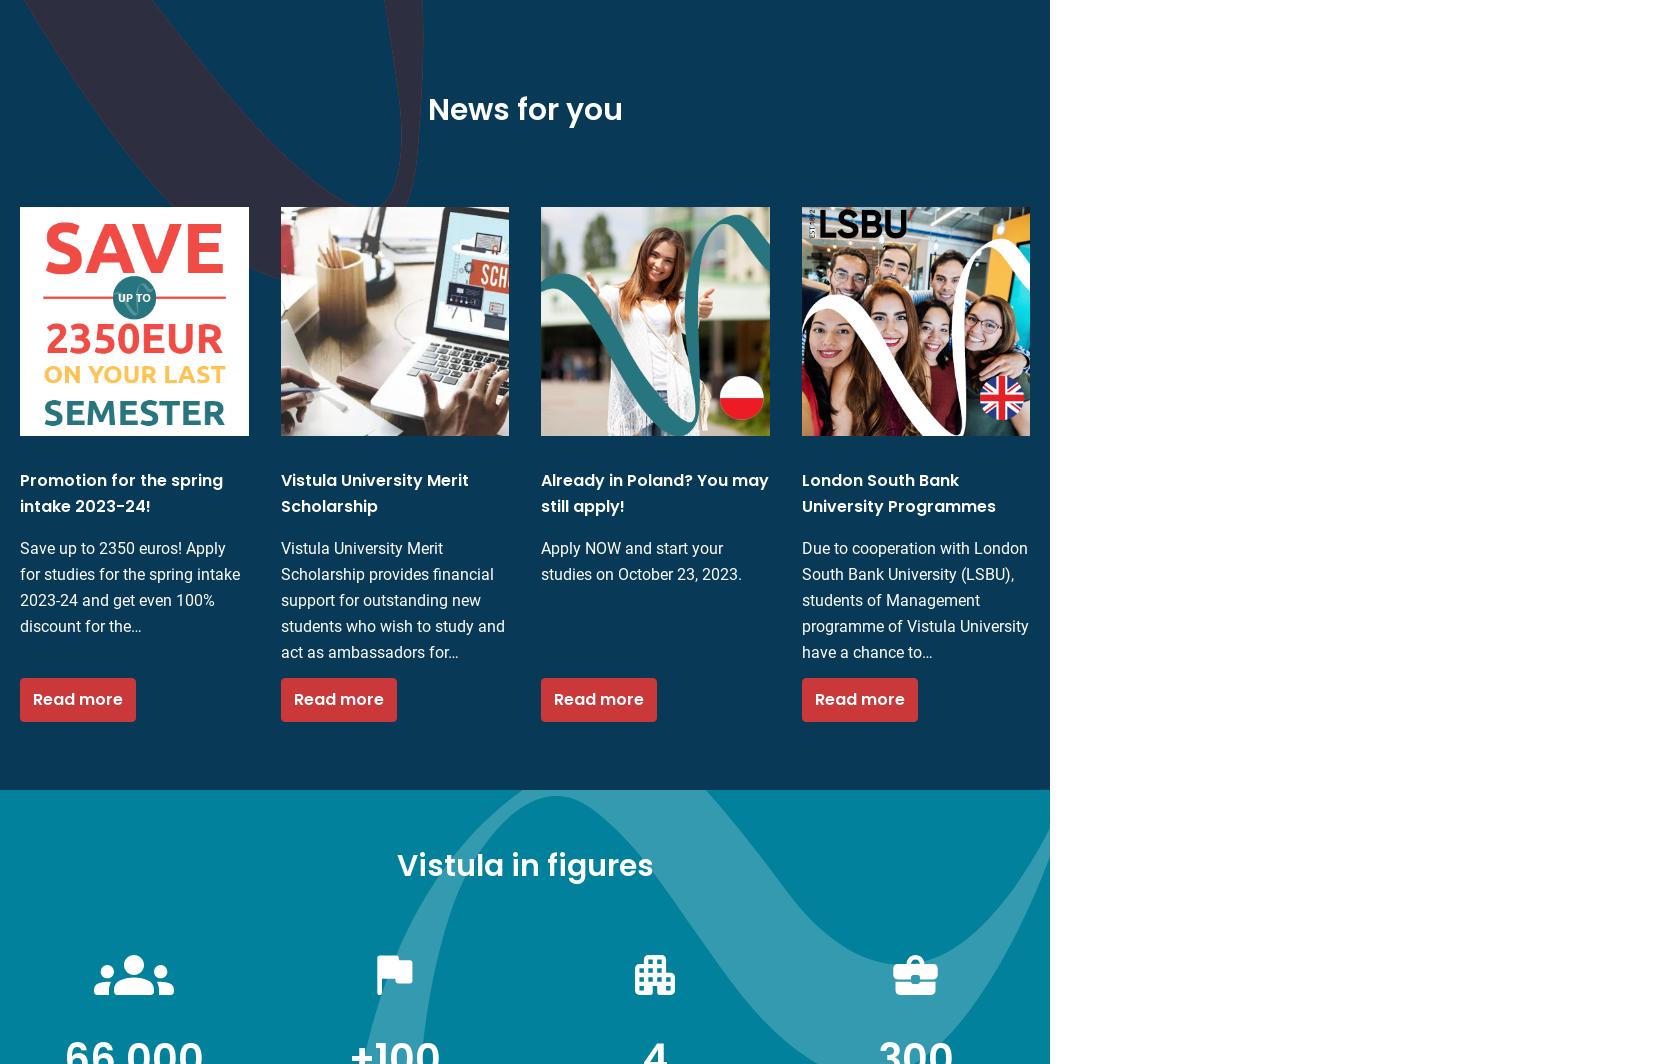  I want to click on 'Educational offers', so click(431, 804).